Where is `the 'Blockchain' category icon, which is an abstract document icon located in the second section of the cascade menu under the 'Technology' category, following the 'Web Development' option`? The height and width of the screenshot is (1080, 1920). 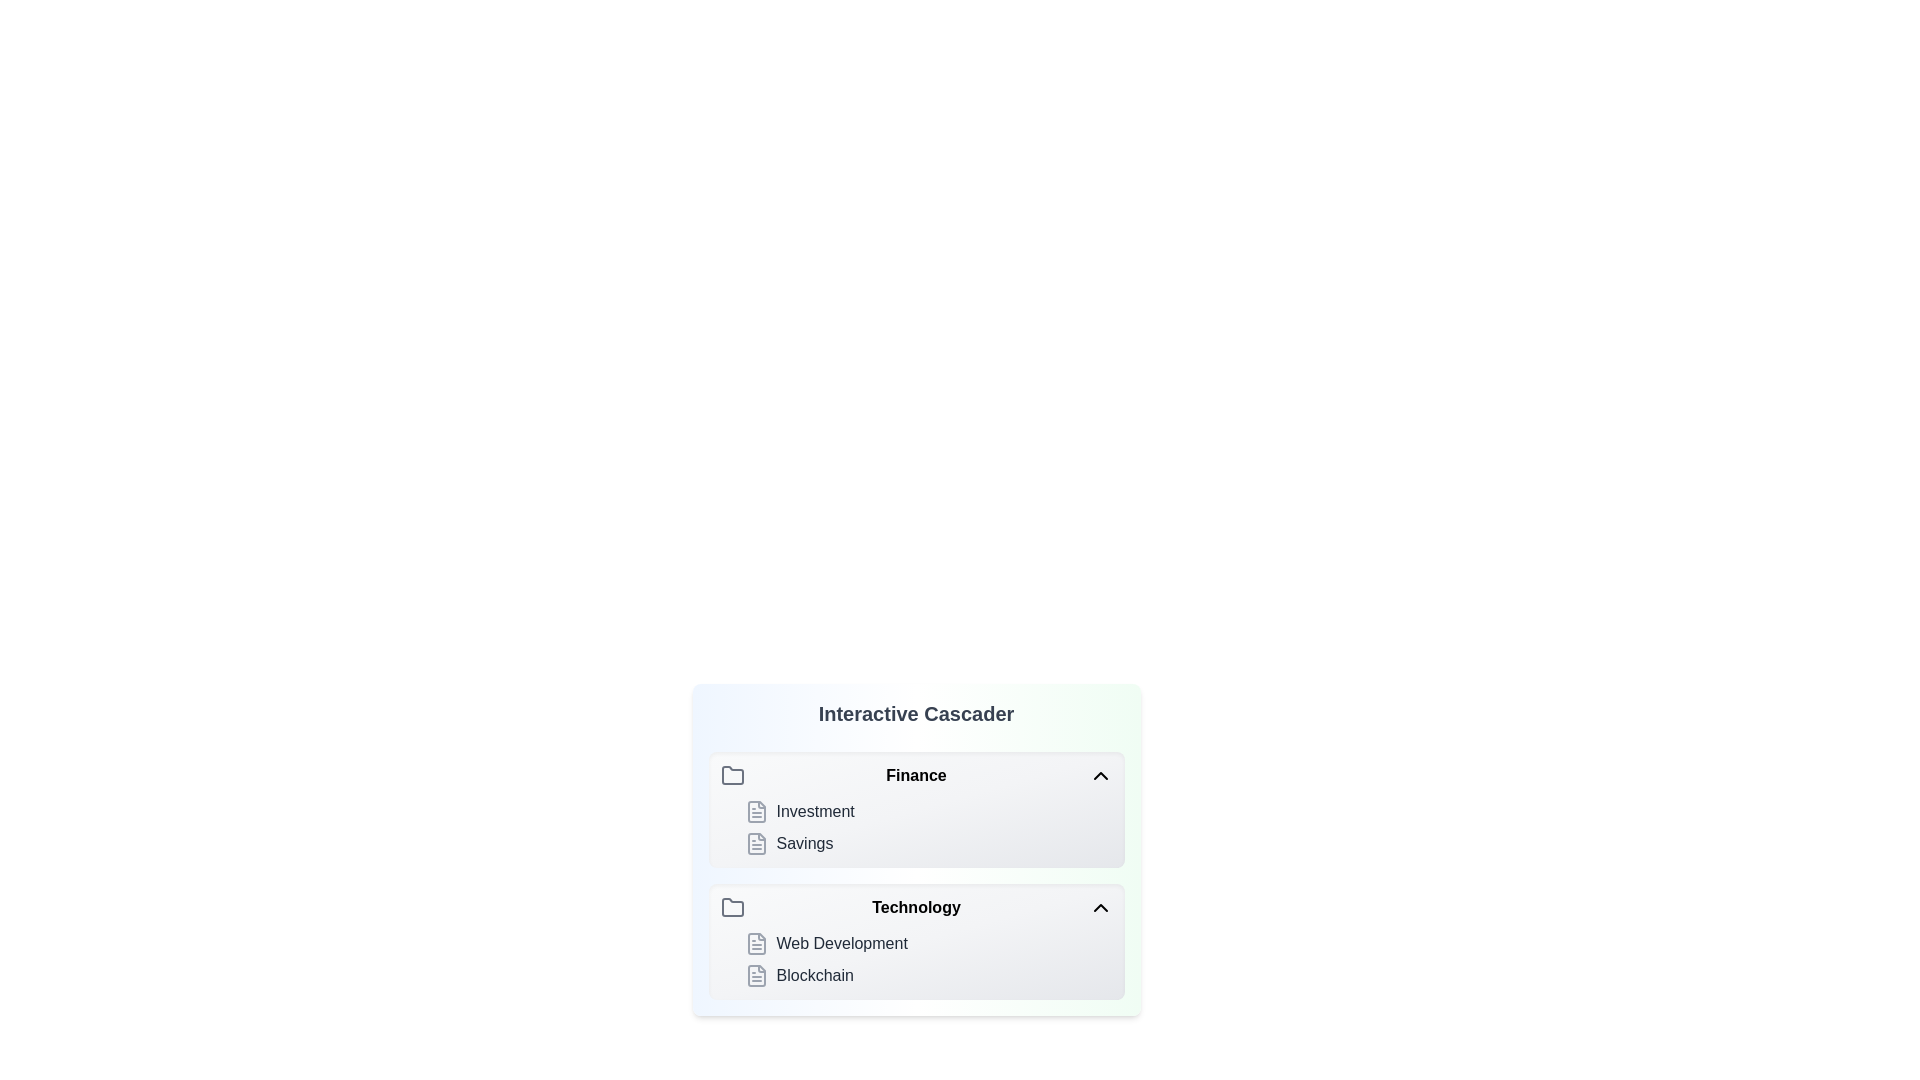
the 'Blockchain' category icon, which is an abstract document icon located in the second section of the cascade menu under the 'Technology' category, following the 'Web Development' option is located at coordinates (755, 974).